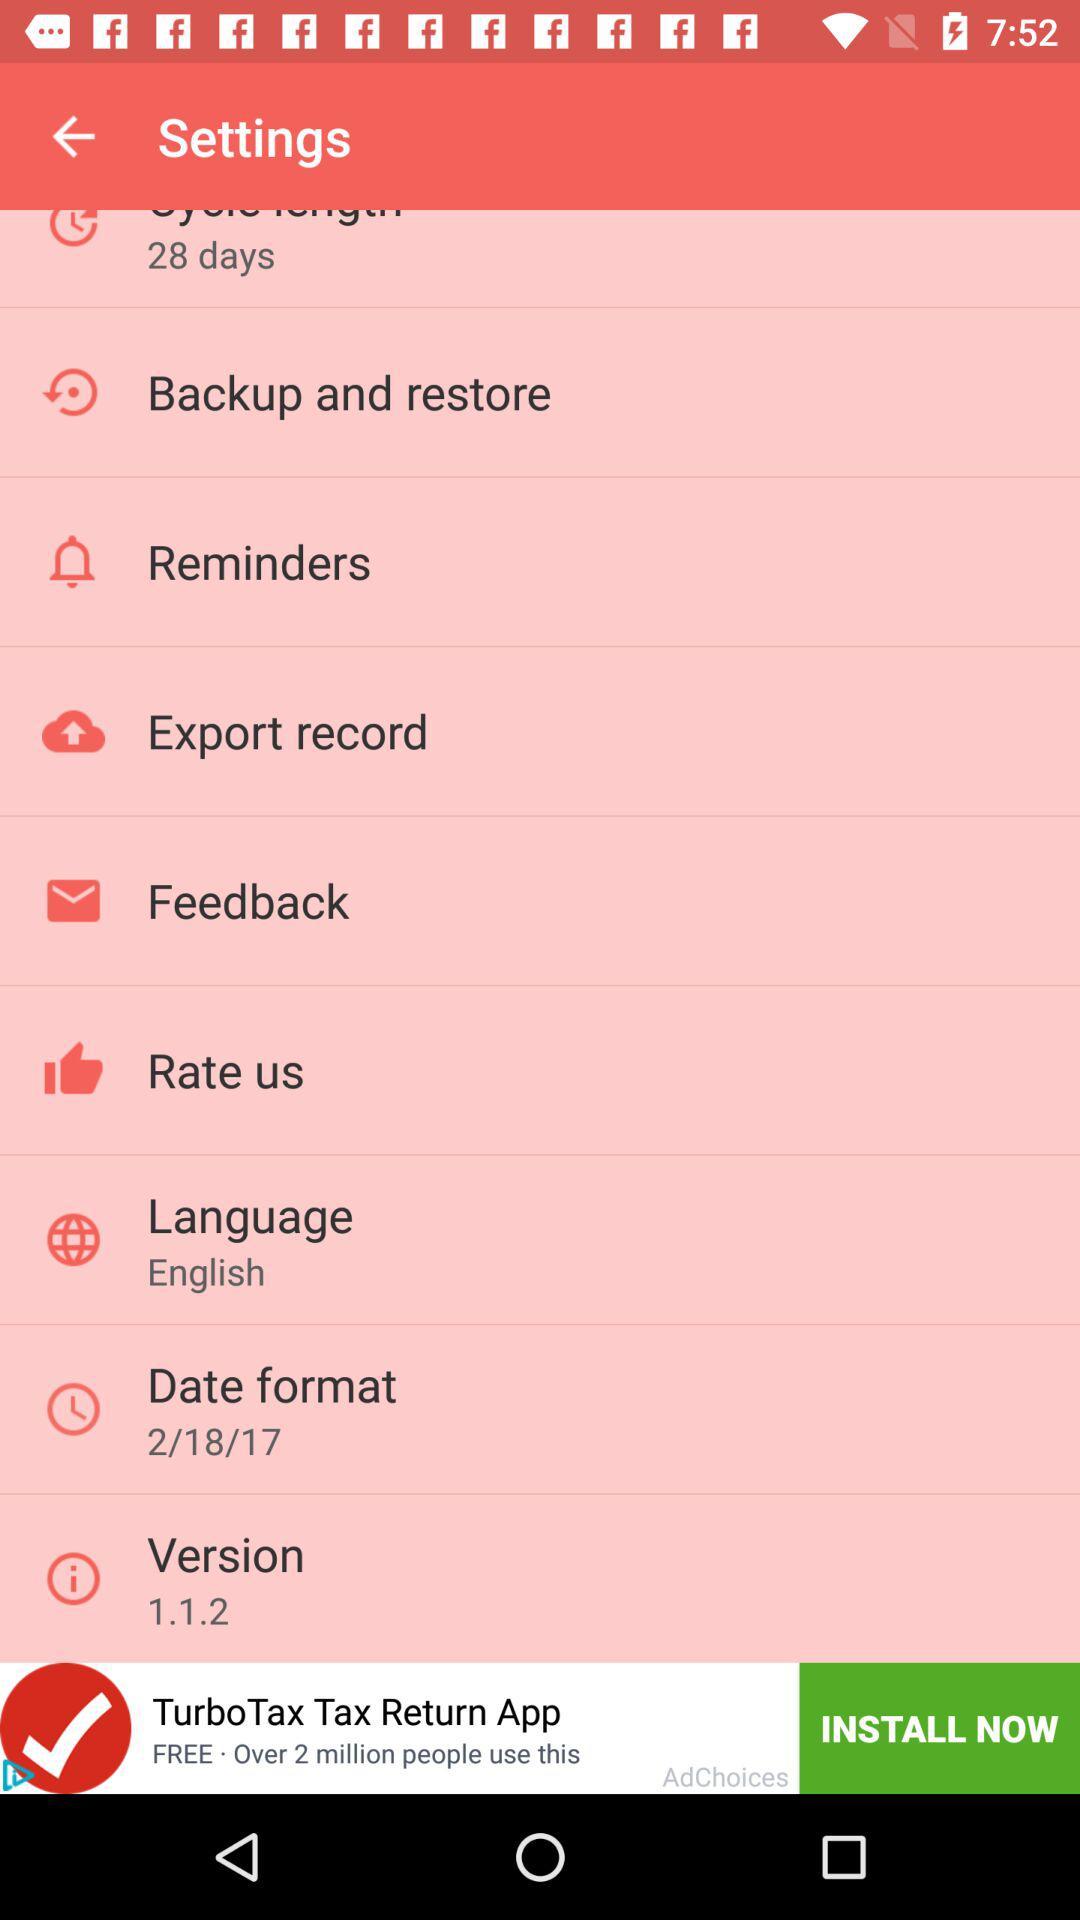 Image resolution: width=1080 pixels, height=1920 pixels. I want to click on app next to adchoices item, so click(939, 1727).